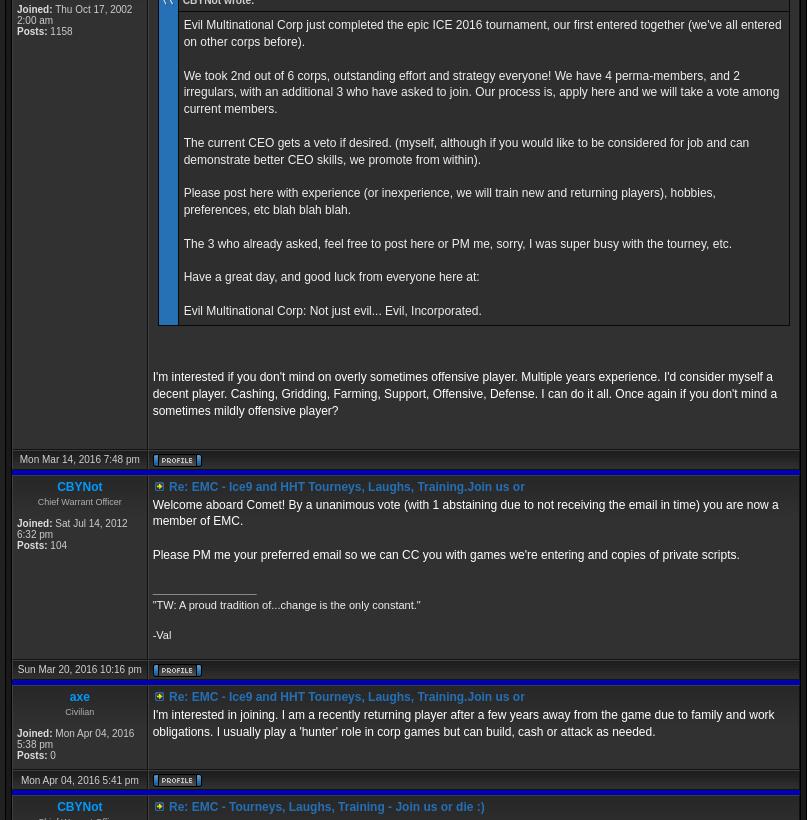 The width and height of the screenshot is (807, 820). What do you see at coordinates (183, 308) in the screenshot?
I see `'Evil Multinational Corp: Not just evil... Evil, Incorporated.'` at bounding box center [183, 308].